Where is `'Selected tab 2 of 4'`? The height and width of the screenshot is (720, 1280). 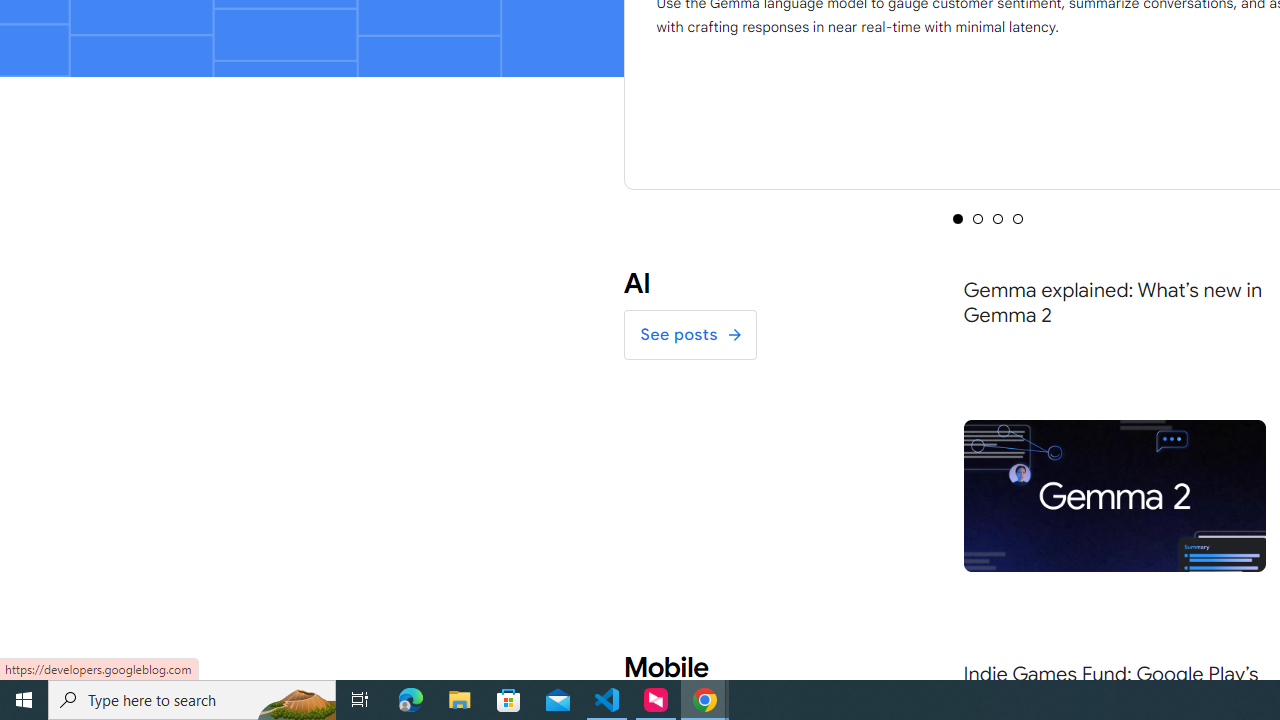
'Selected tab 2 of 4' is located at coordinates (978, 218).